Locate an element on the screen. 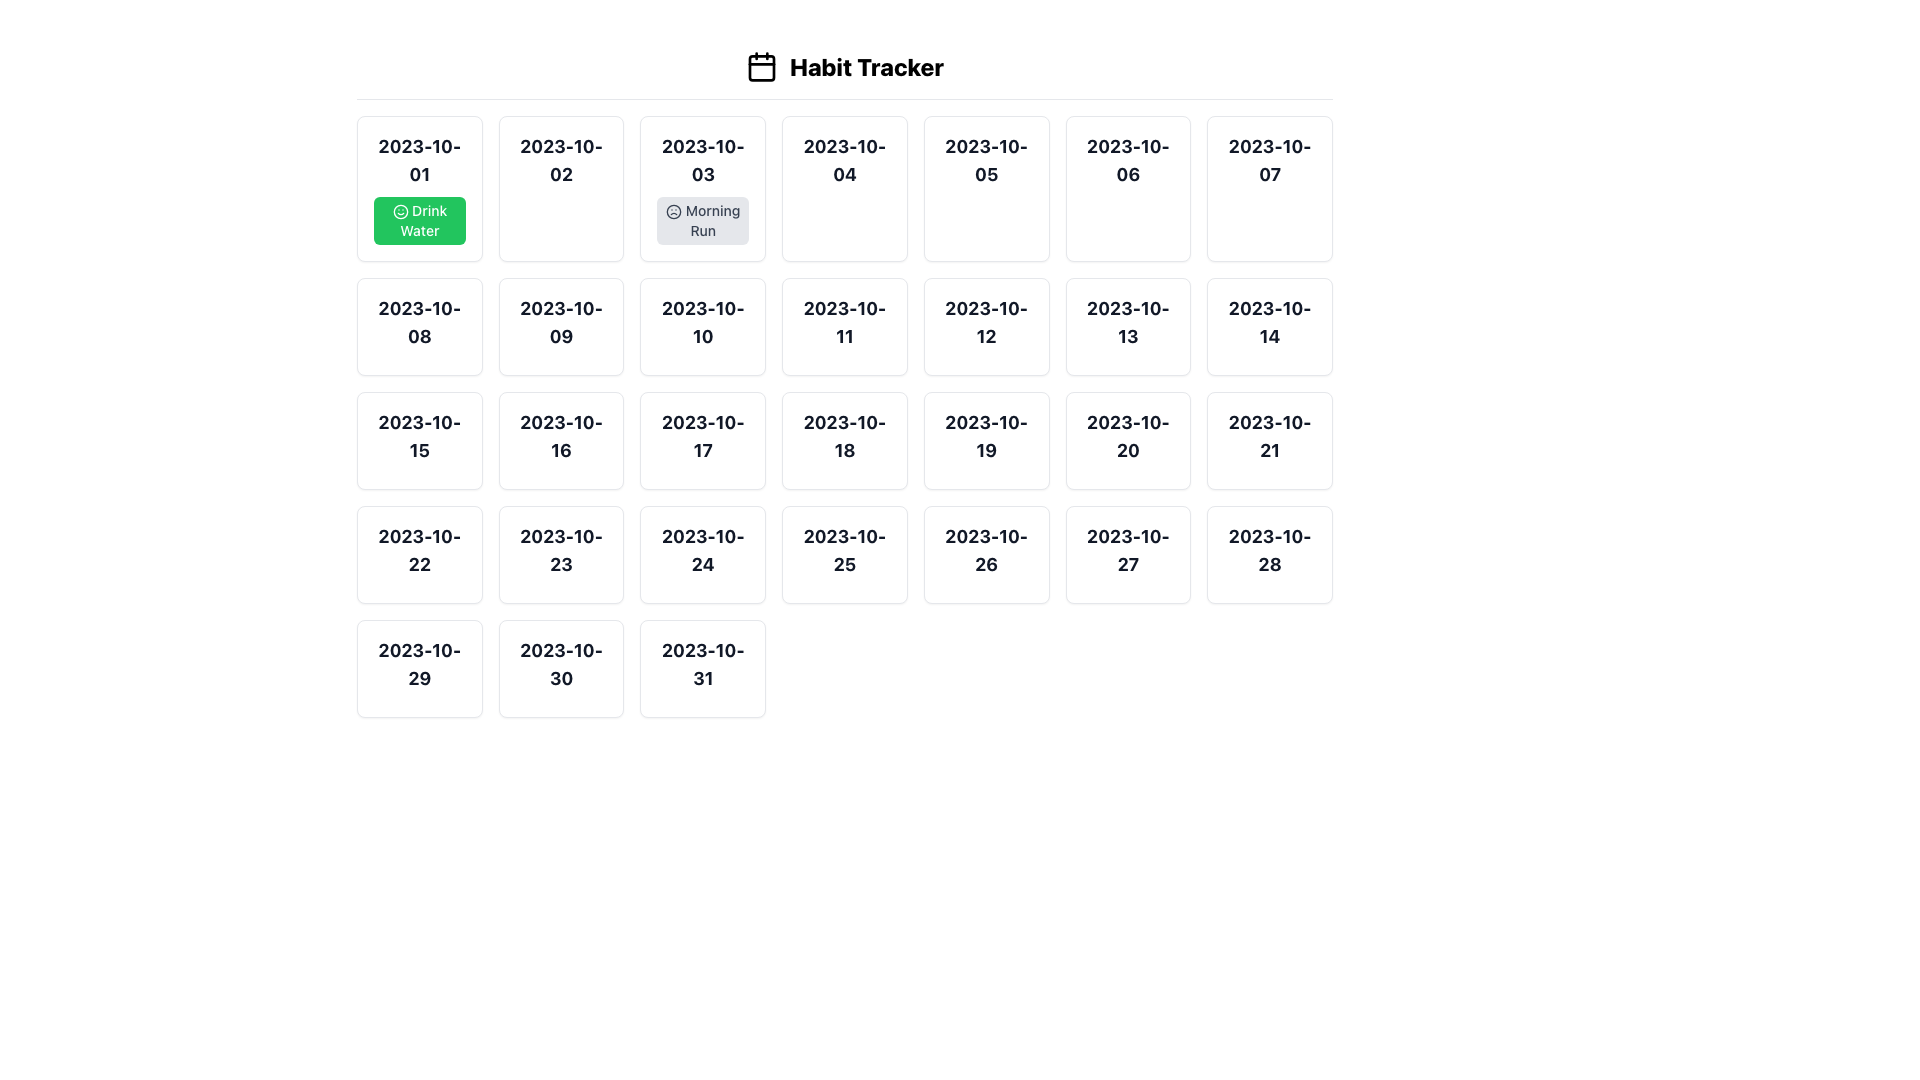  the text label displaying the specific date in the sixth row and fifth column of the calendar interface is located at coordinates (844, 551).